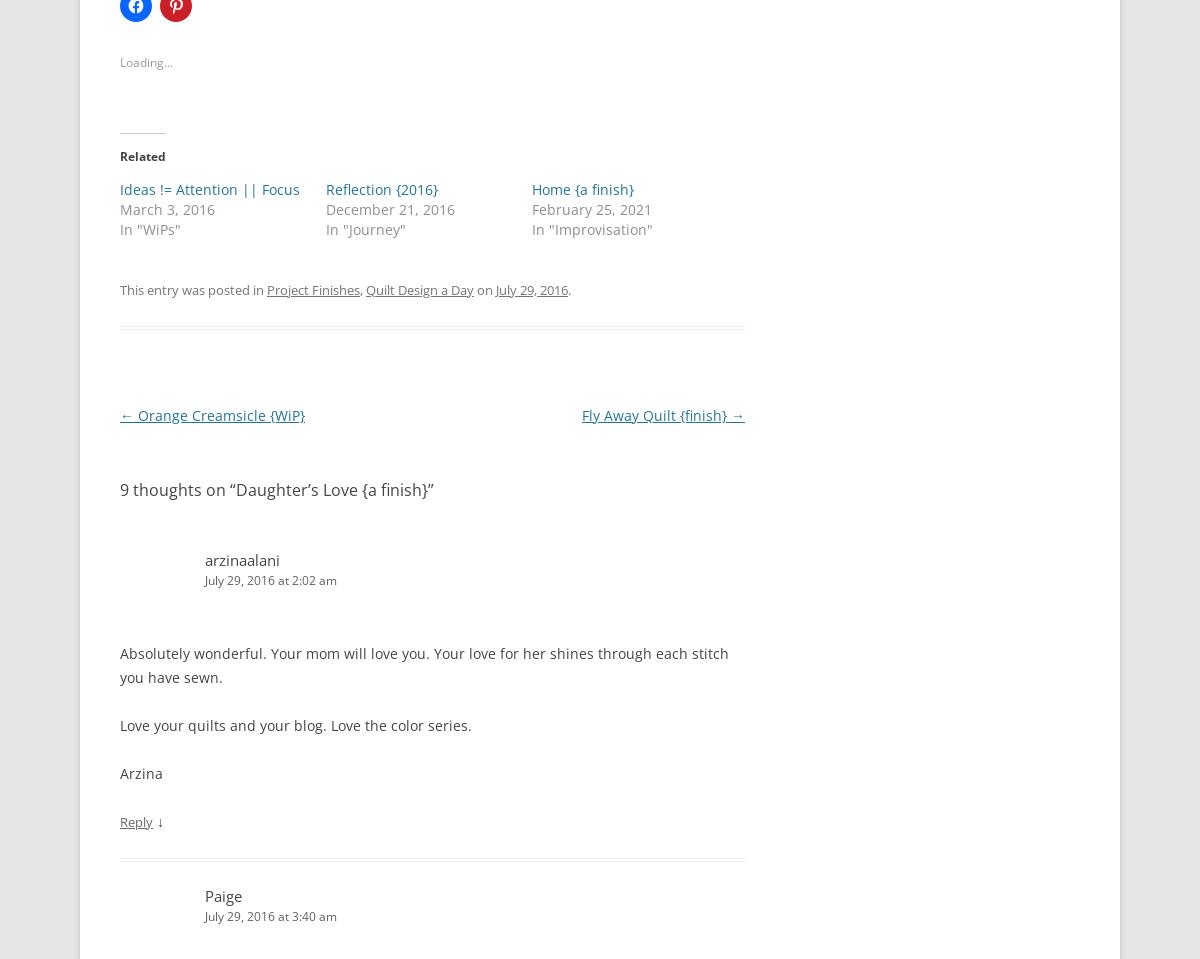 The height and width of the screenshot is (959, 1200). What do you see at coordinates (241, 558) in the screenshot?
I see `'arzinaalani'` at bounding box center [241, 558].